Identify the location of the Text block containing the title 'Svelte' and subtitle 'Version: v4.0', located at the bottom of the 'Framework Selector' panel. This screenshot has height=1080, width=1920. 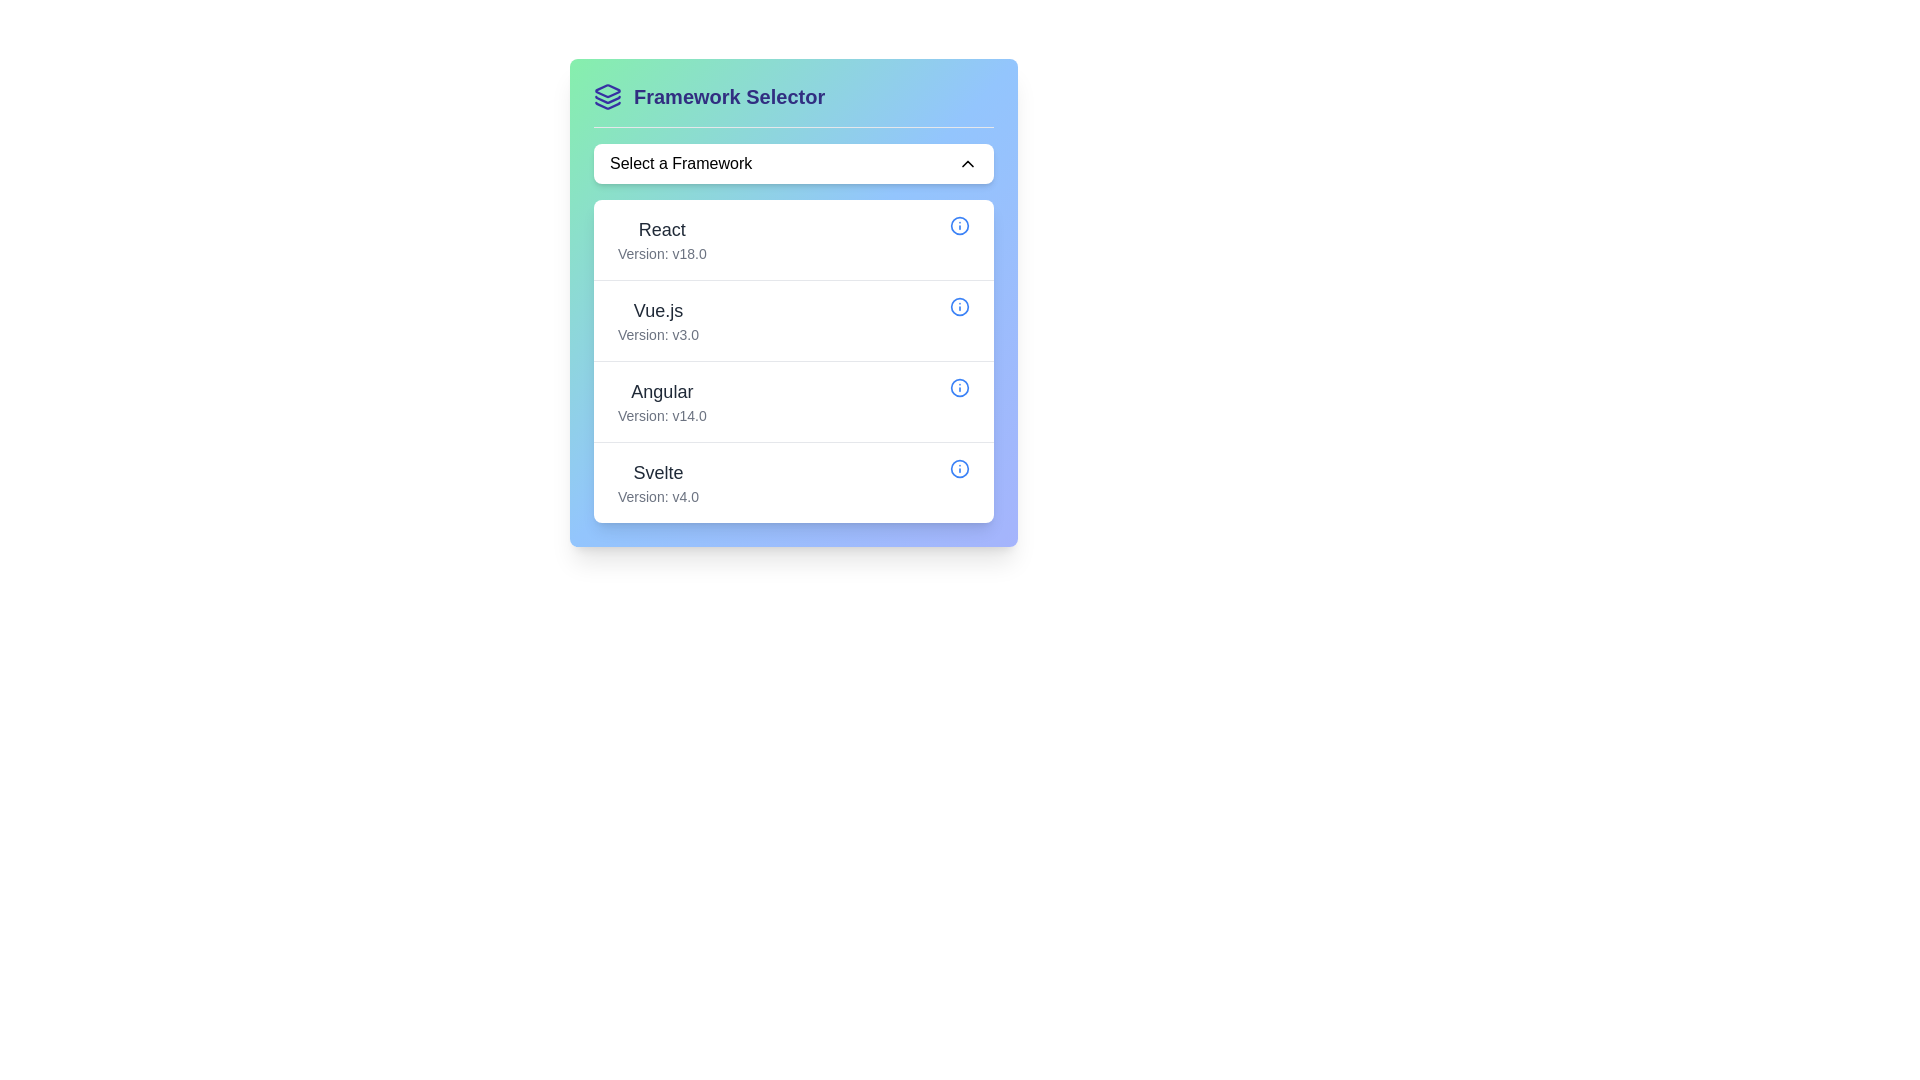
(658, 482).